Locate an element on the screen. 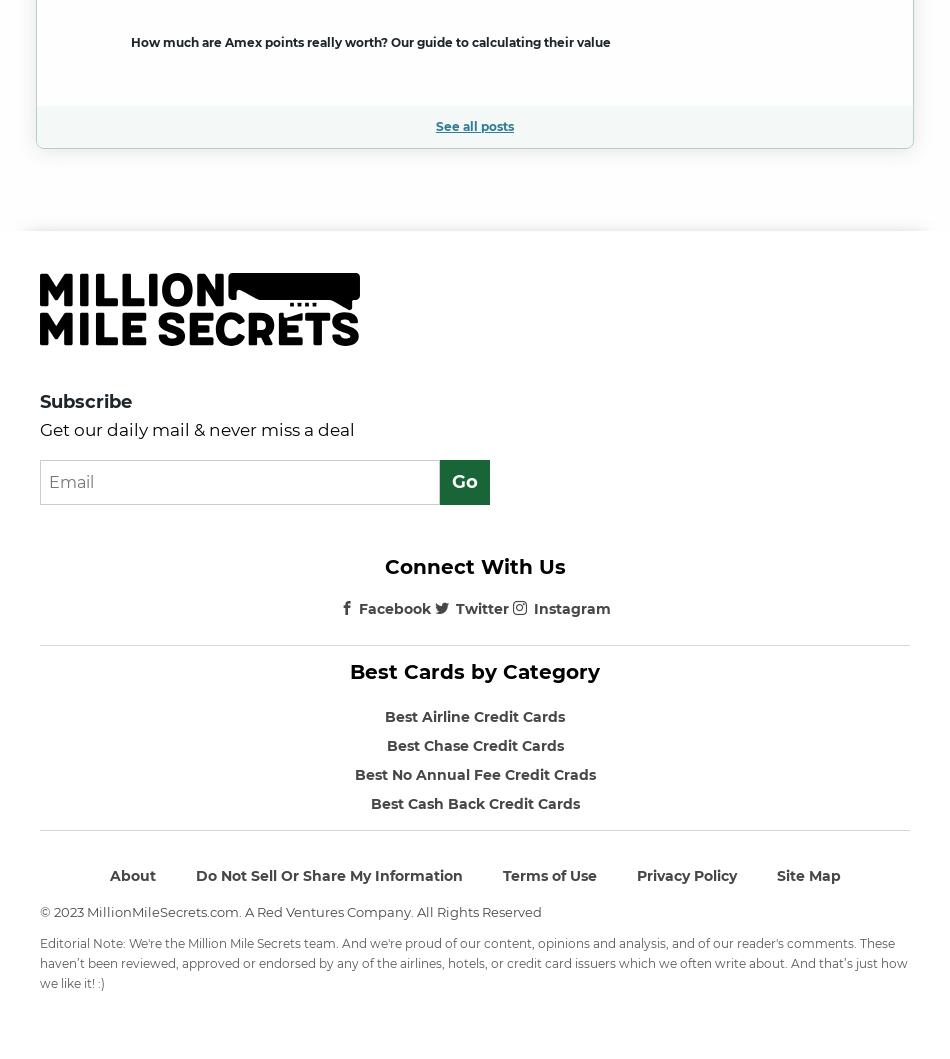  'Site Map' is located at coordinates (806, 875).